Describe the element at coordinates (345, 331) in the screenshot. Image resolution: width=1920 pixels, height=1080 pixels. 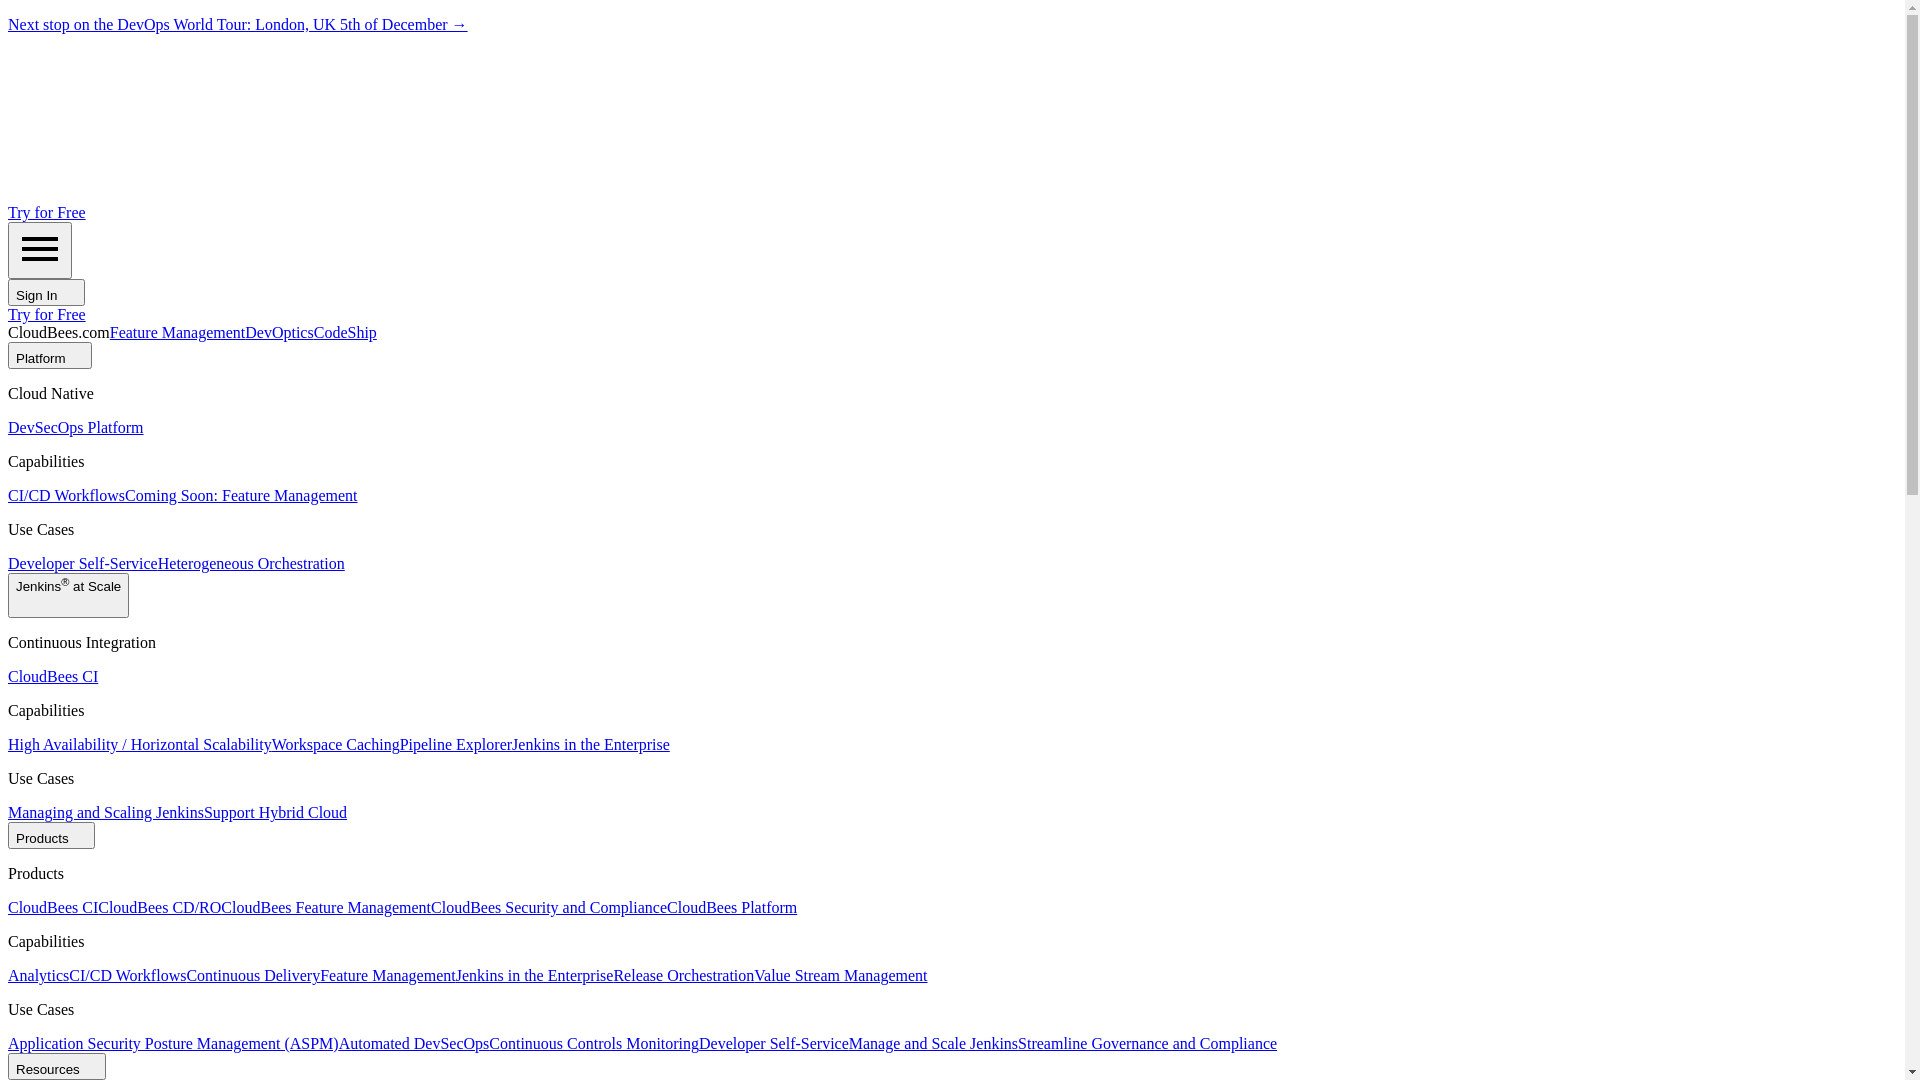
I see `'CodeShip'` at that location.